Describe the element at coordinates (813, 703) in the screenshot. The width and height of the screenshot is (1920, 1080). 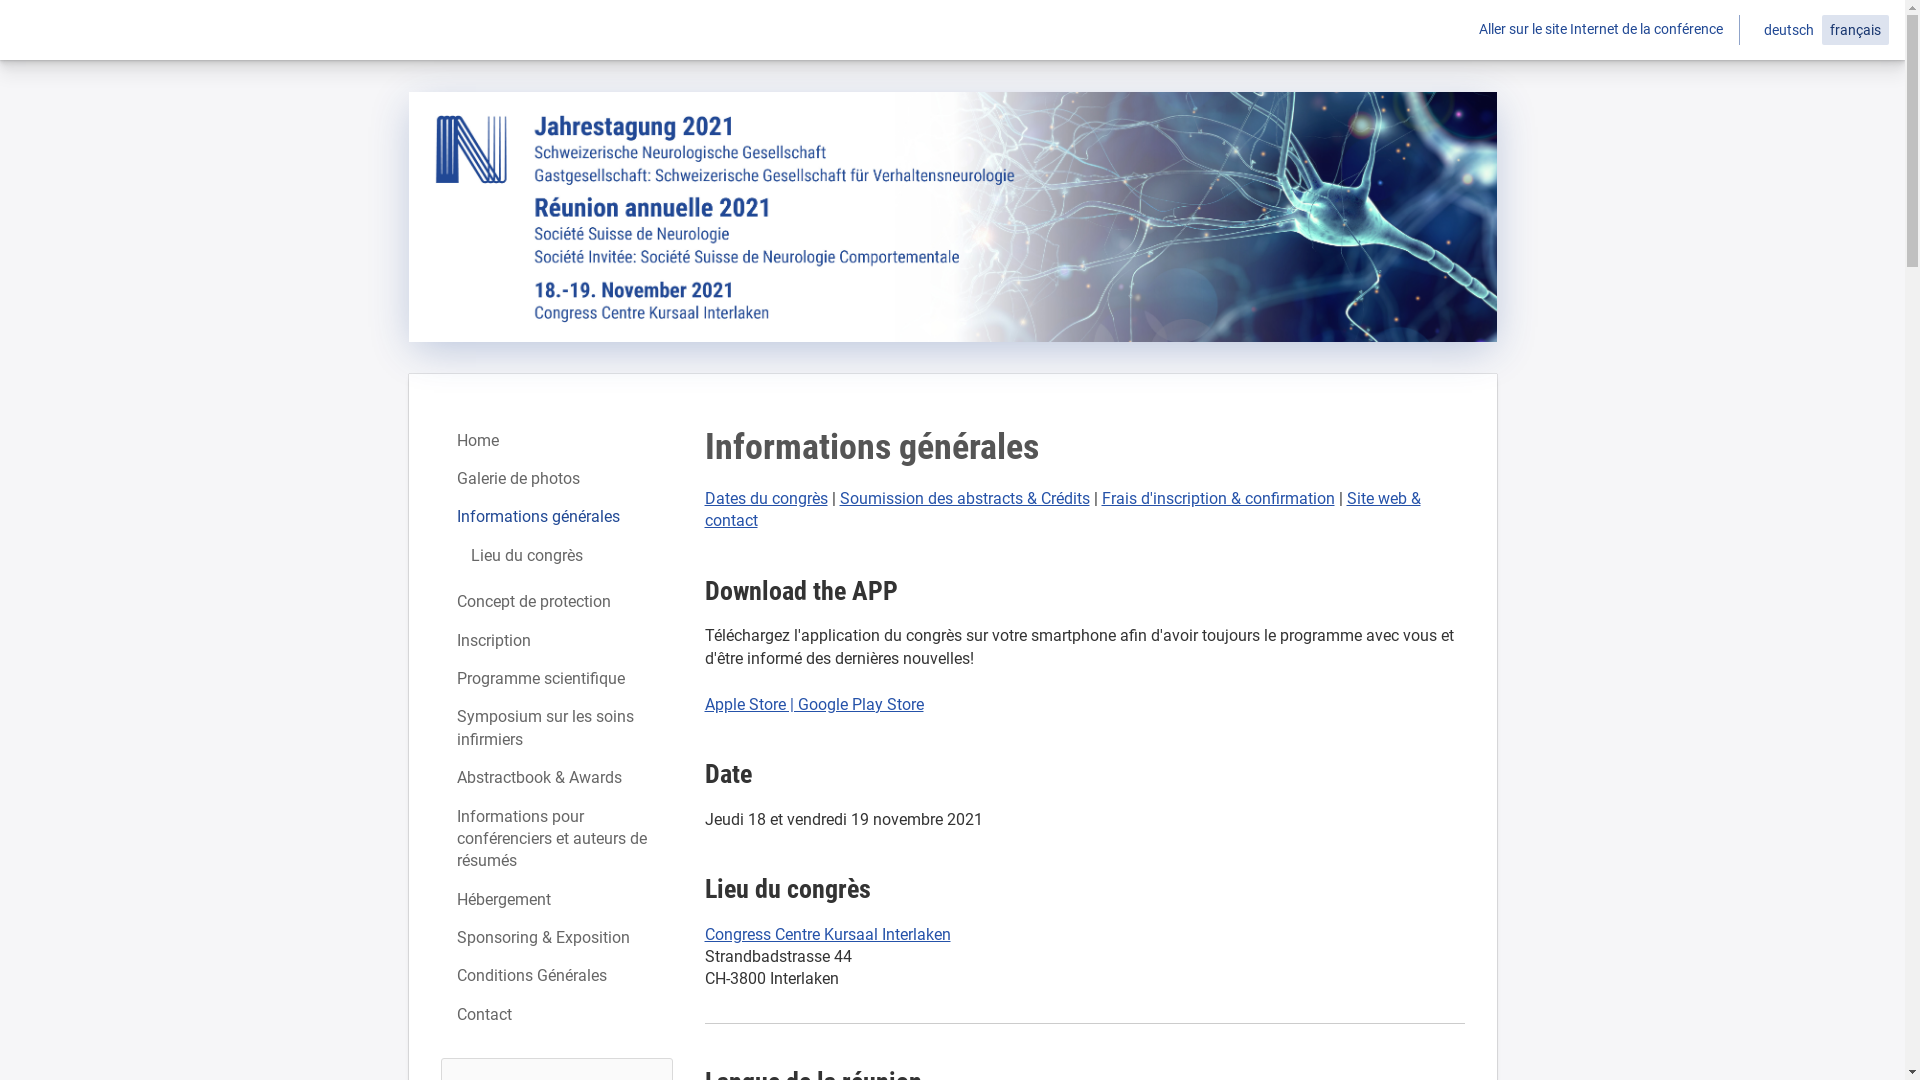
I see `'Apple Store | Google Play Store'` at that location.